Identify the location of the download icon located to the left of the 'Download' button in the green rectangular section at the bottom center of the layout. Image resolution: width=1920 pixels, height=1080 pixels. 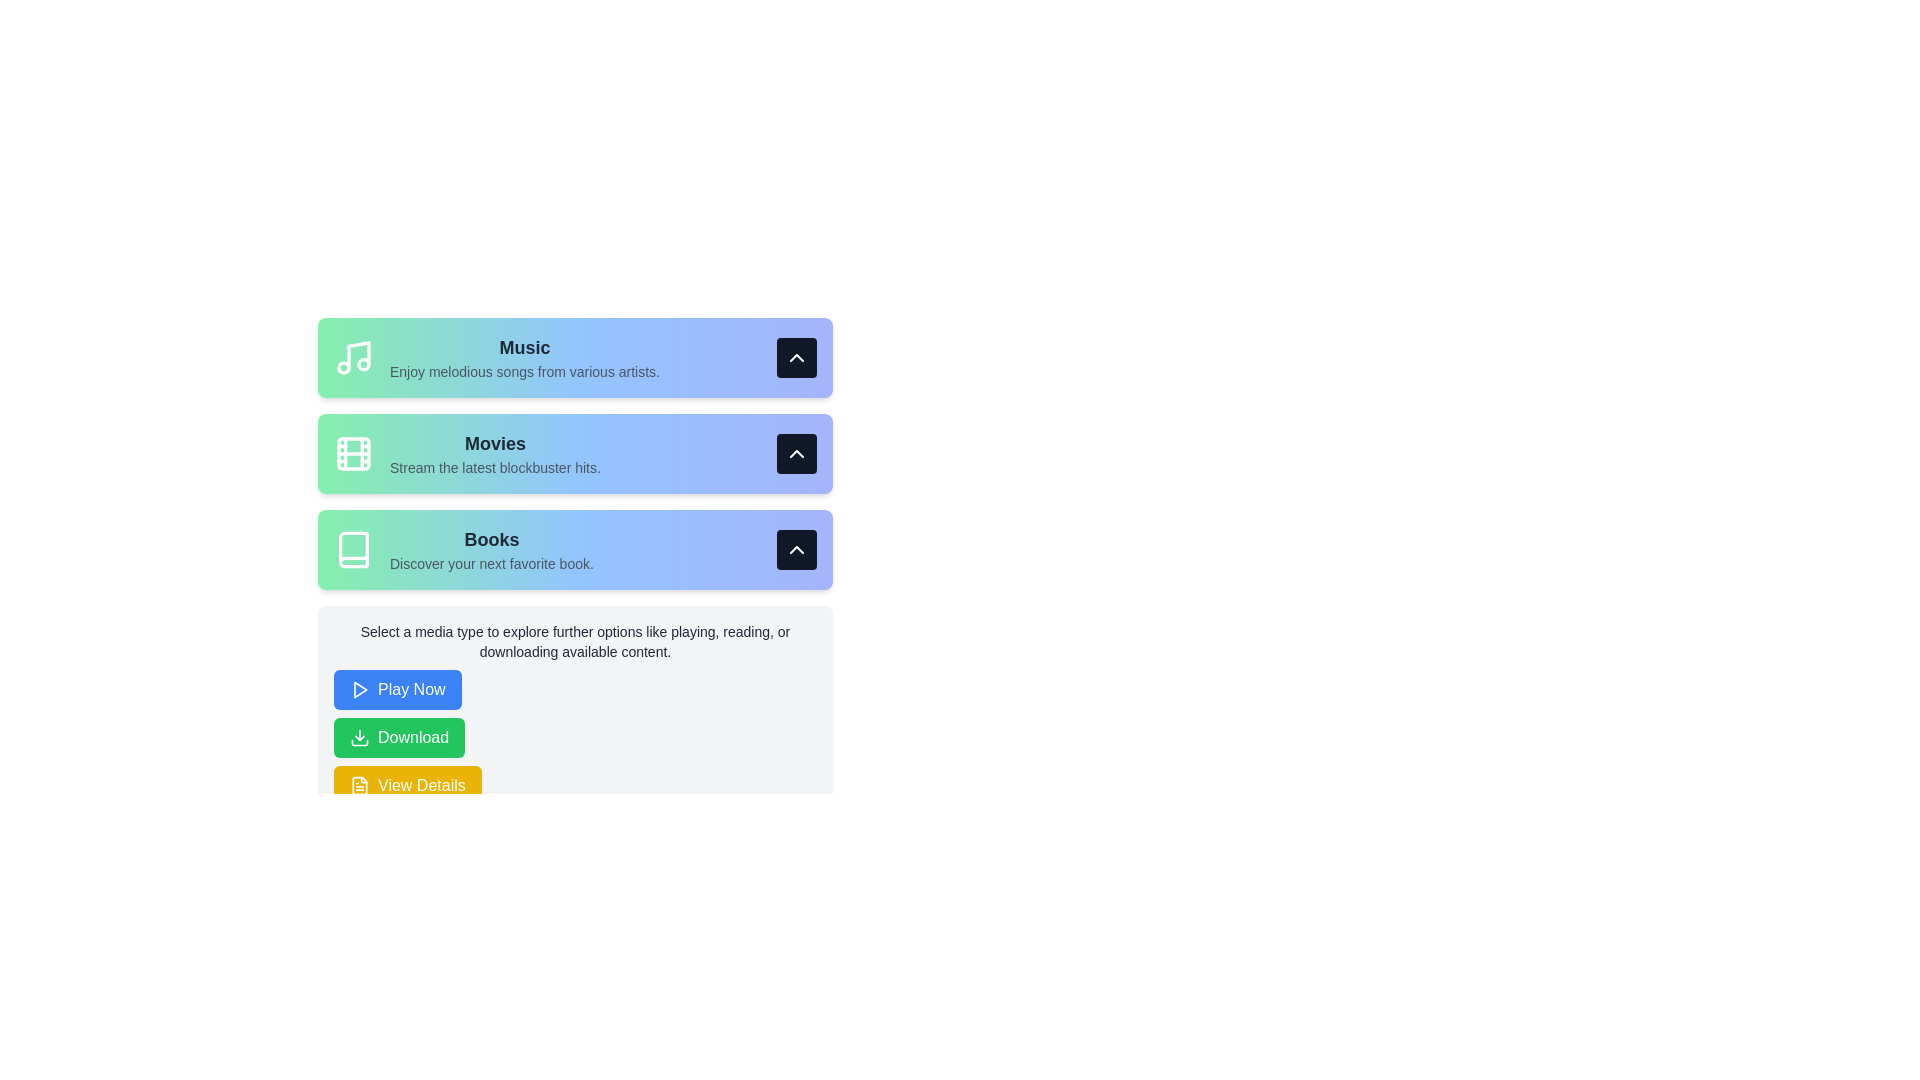
(360, 737).